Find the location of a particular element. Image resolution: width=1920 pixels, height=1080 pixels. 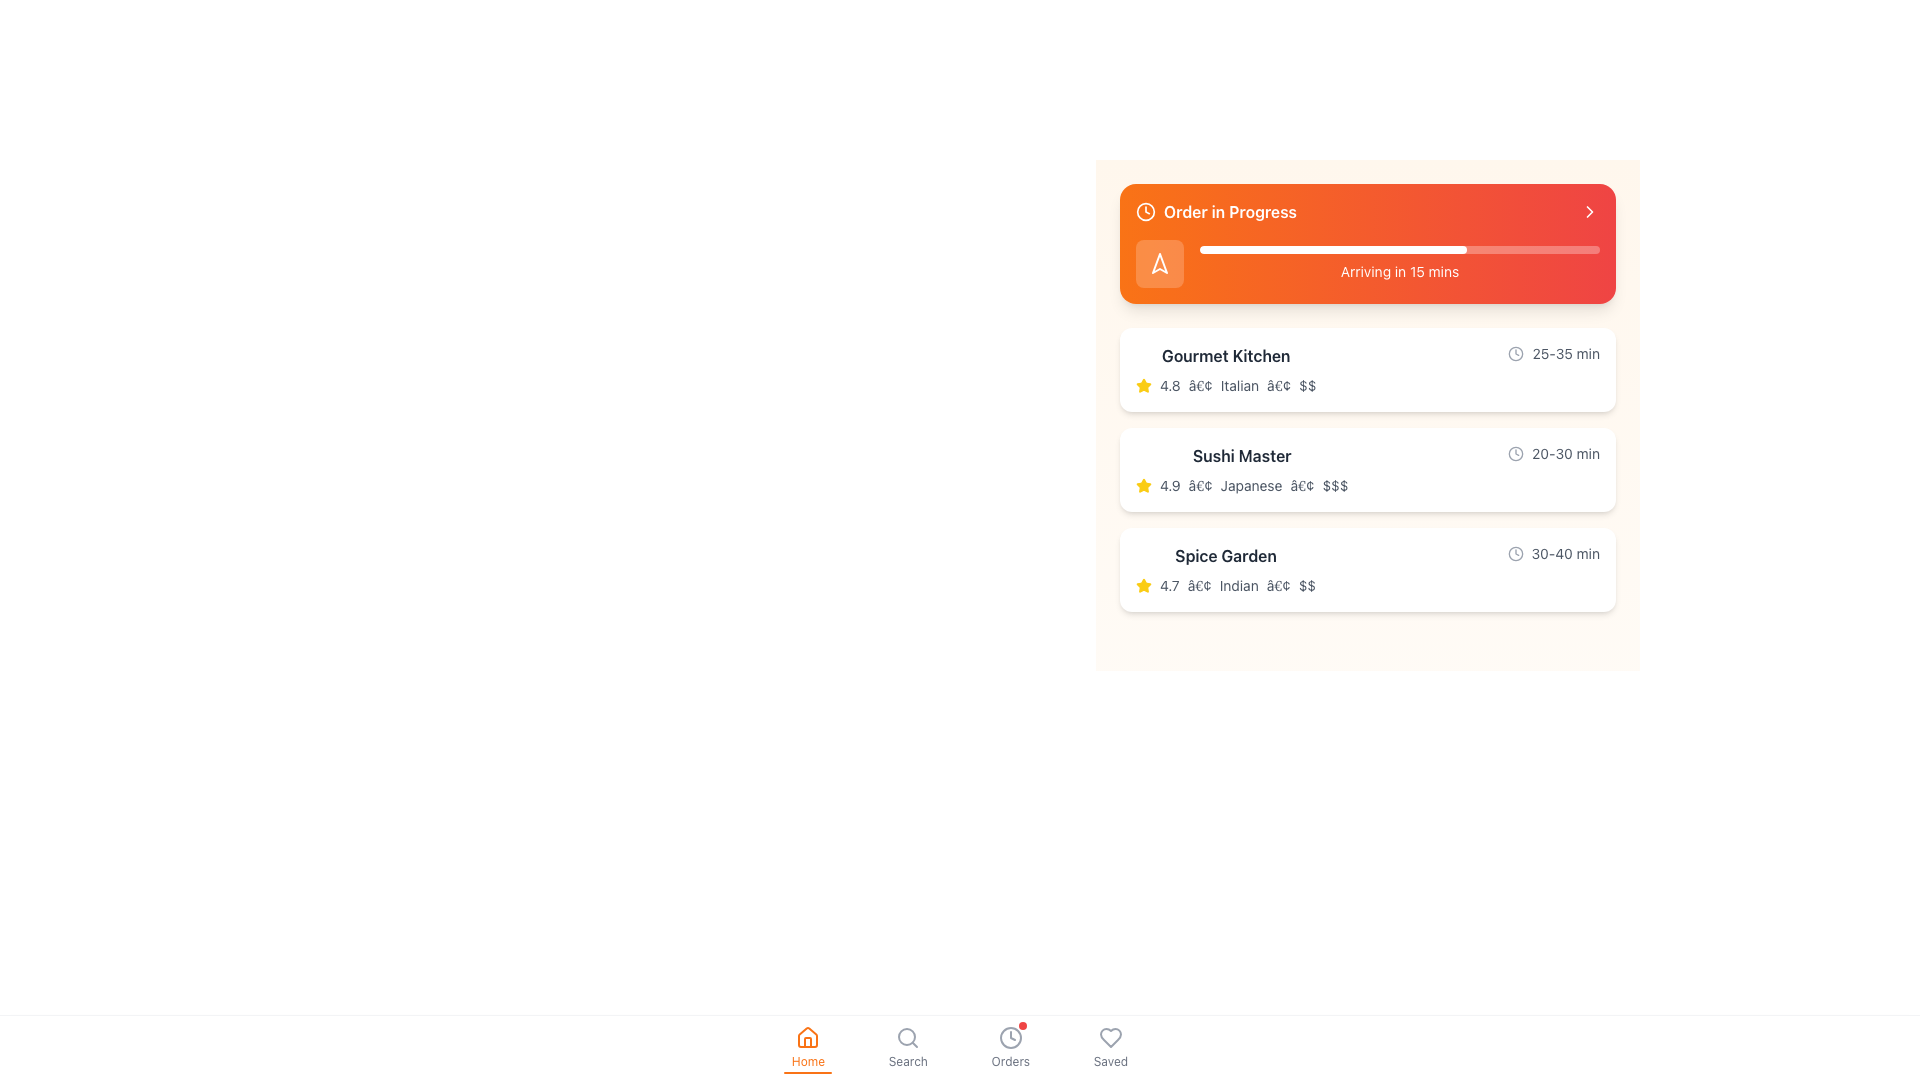

the text label located beneath the heart-shaped icon in the bottom right corner of the interface, which serves as a label for a quick access menu item is located at coordinates (1109, 1060).